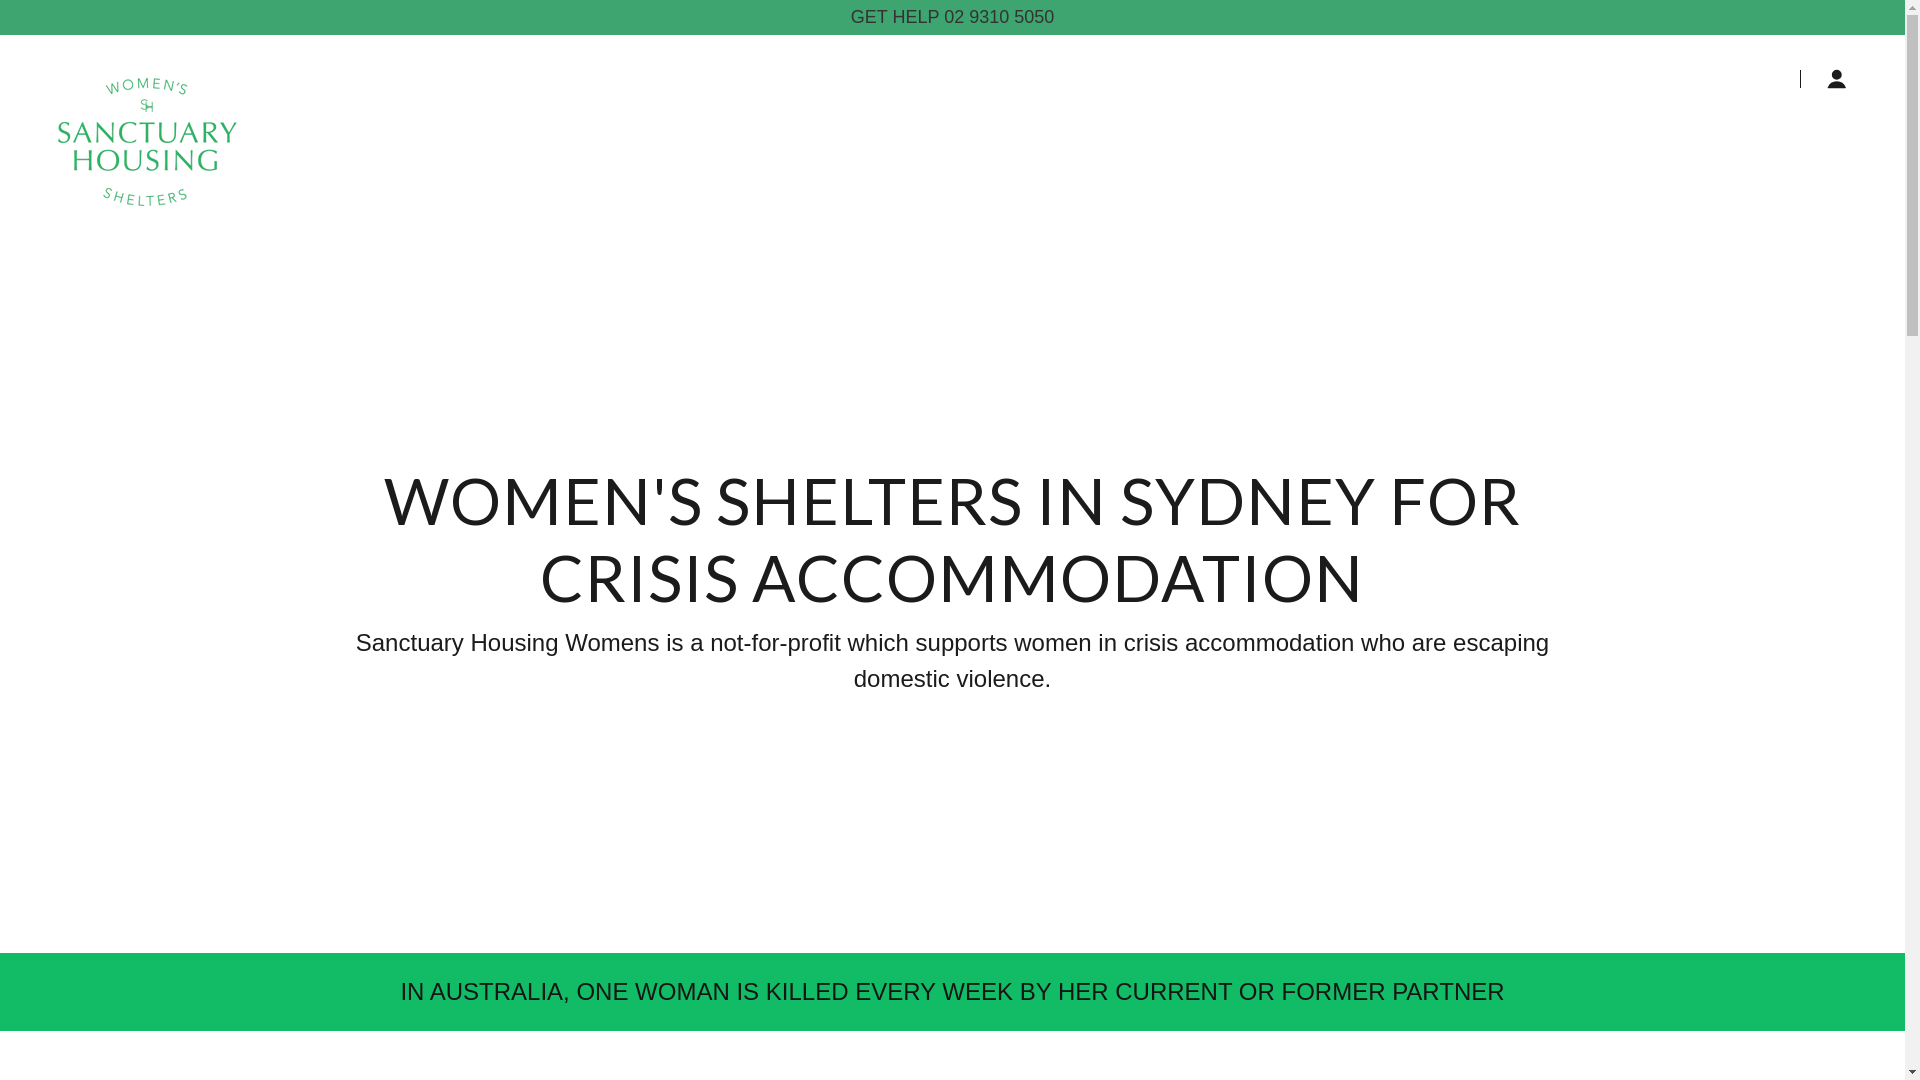  What do you see at coordinates (951, 17) in the screenshot?
I see `'GET HELP 02 9310 5050'` at bounding box center [951, 17].